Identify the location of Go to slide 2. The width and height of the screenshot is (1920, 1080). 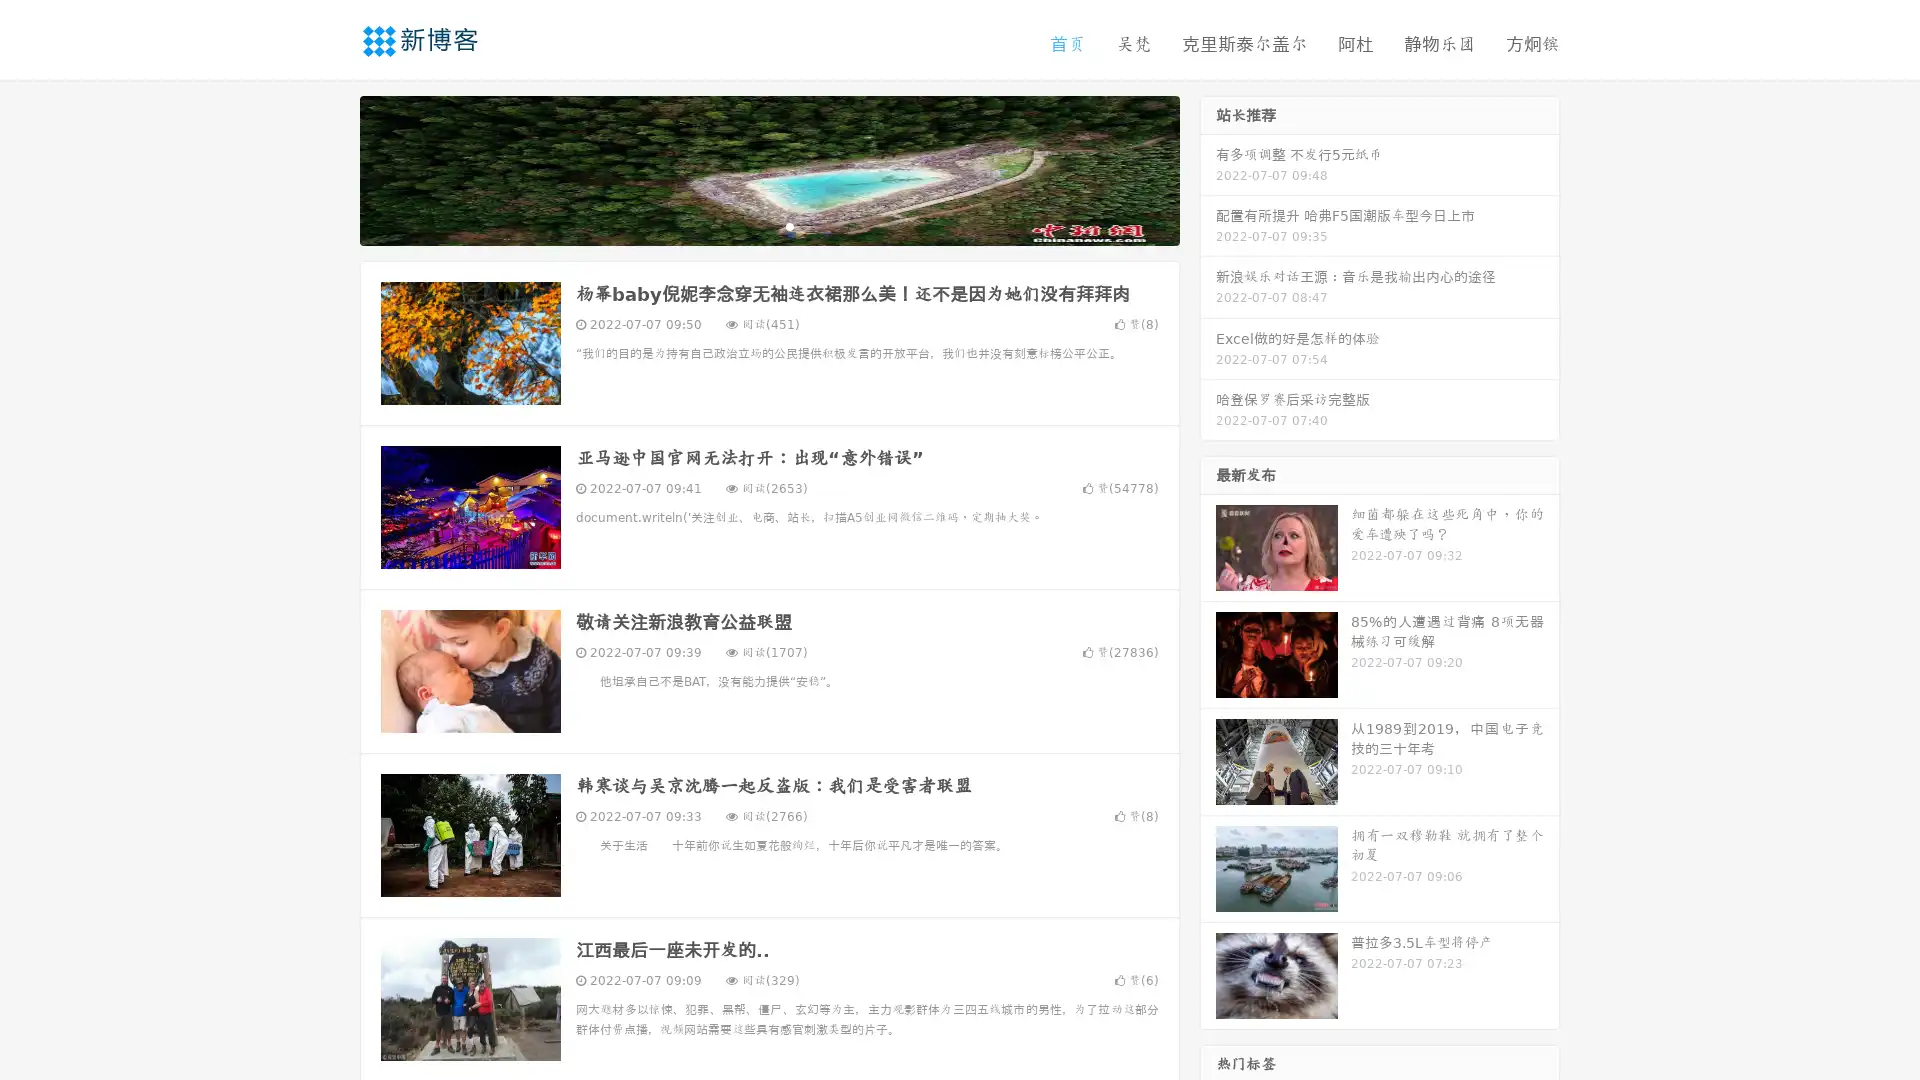
(768, 225).